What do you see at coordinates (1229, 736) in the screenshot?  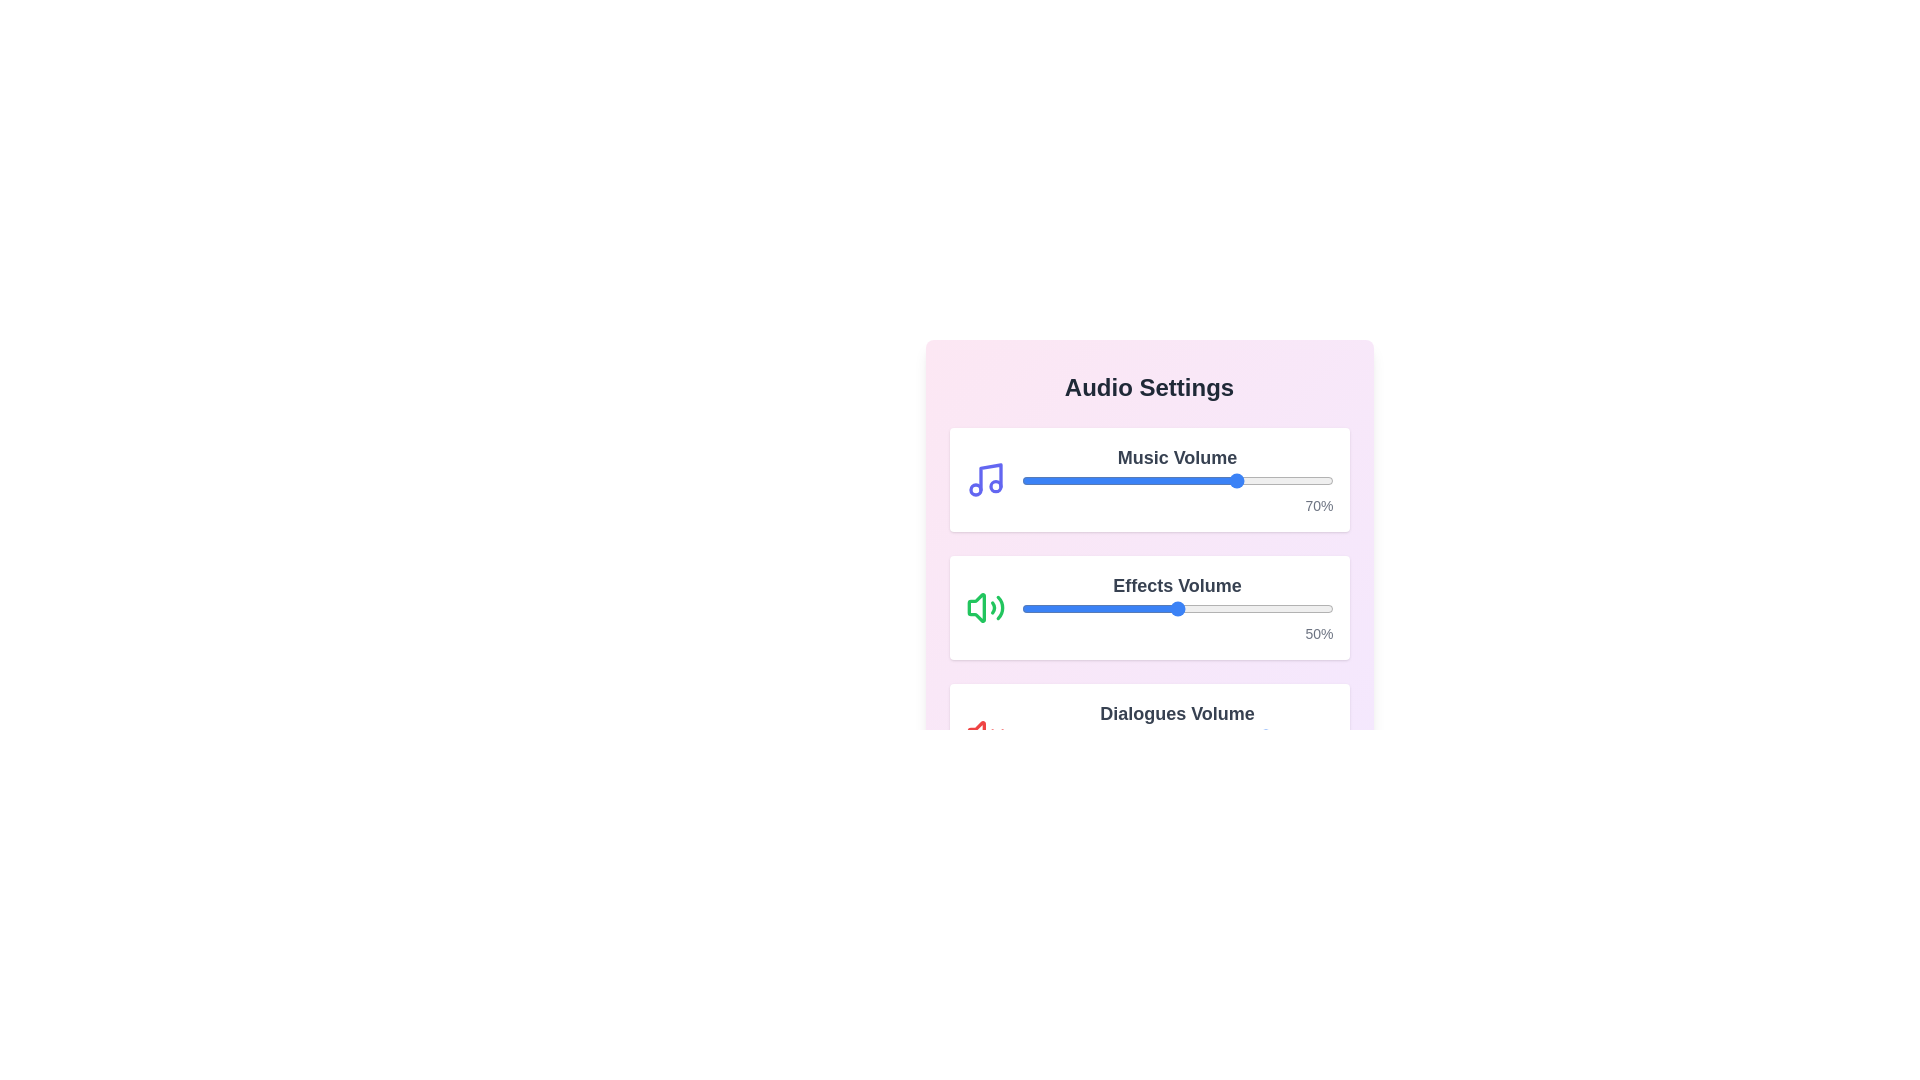 I see `the Dialogues Volume slider to 67%` at bounding box center [1229, 736].